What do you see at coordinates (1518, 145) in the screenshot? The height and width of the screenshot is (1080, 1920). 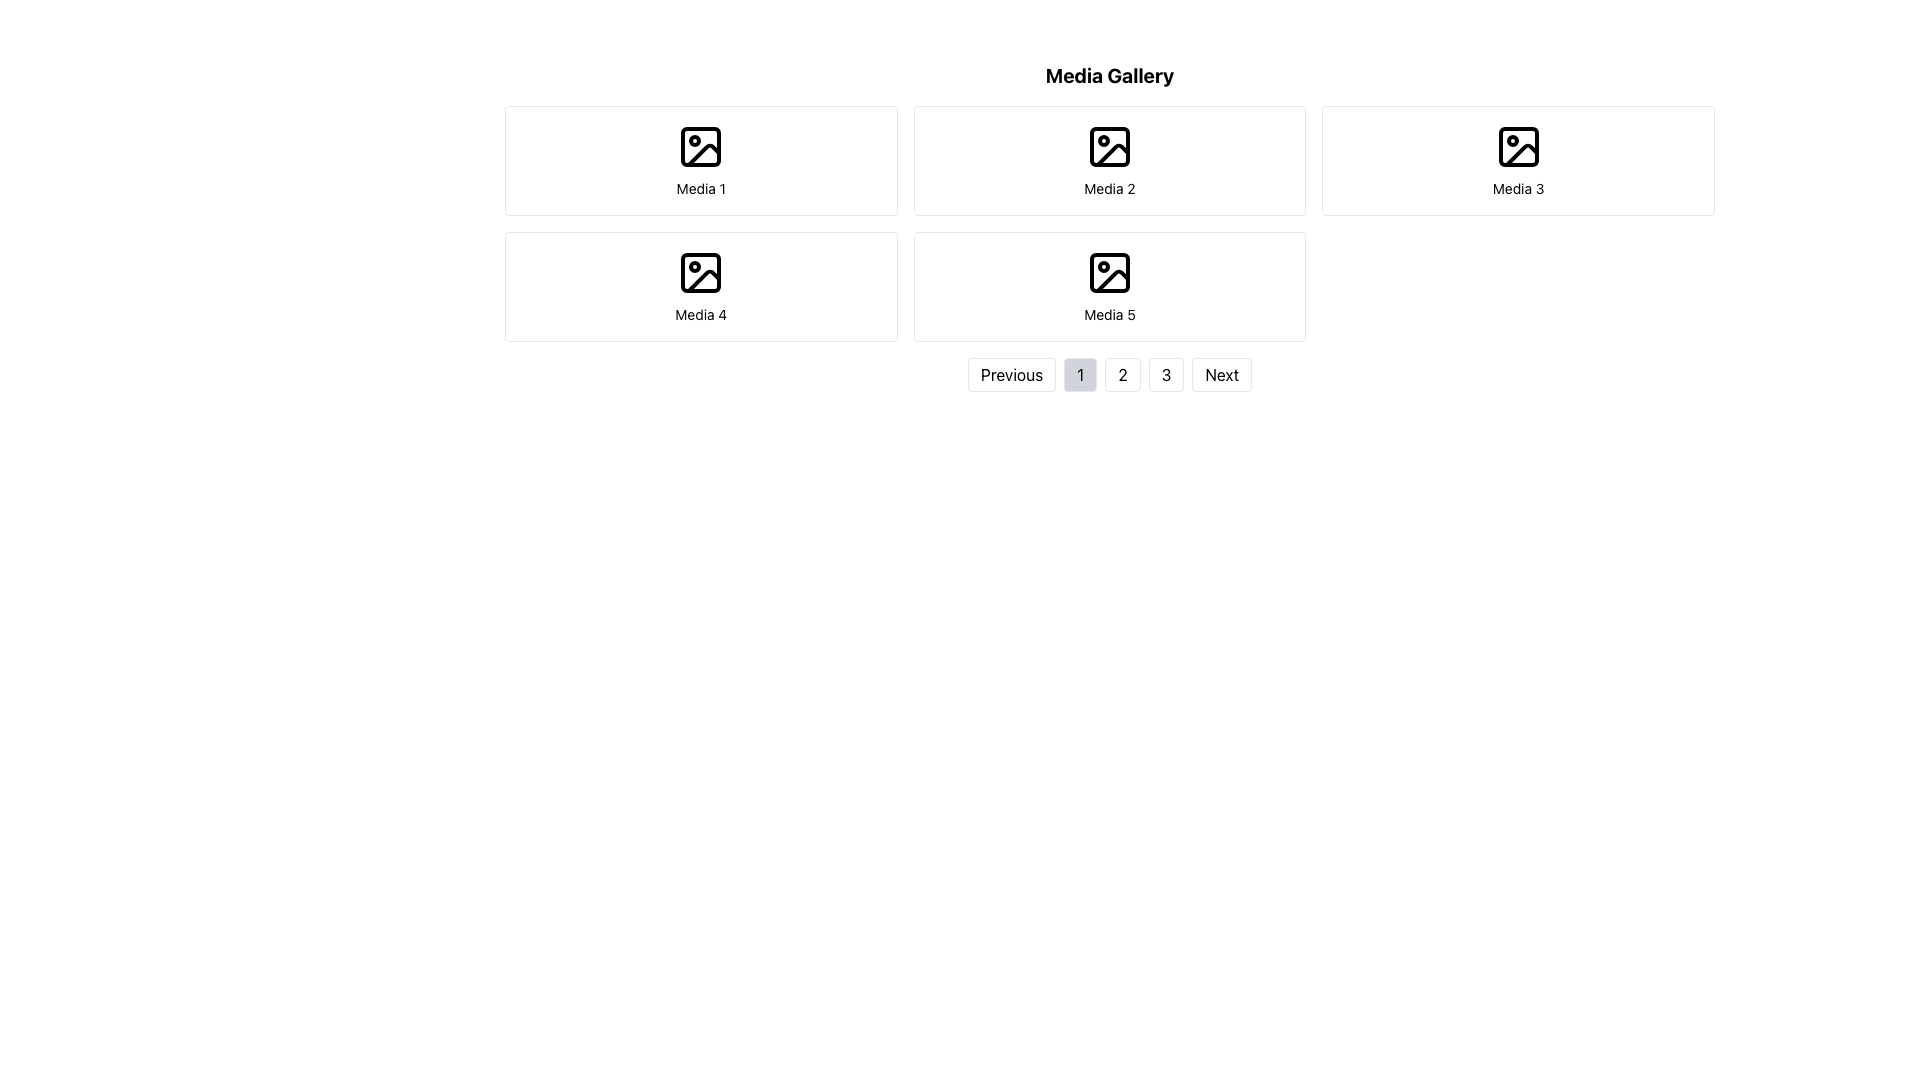 I see `the 'Media 3' icon in the top-right section of the 'Media Gallery' grid, which serves as a visual representation for the media item` at bounding box center [1518, 145].